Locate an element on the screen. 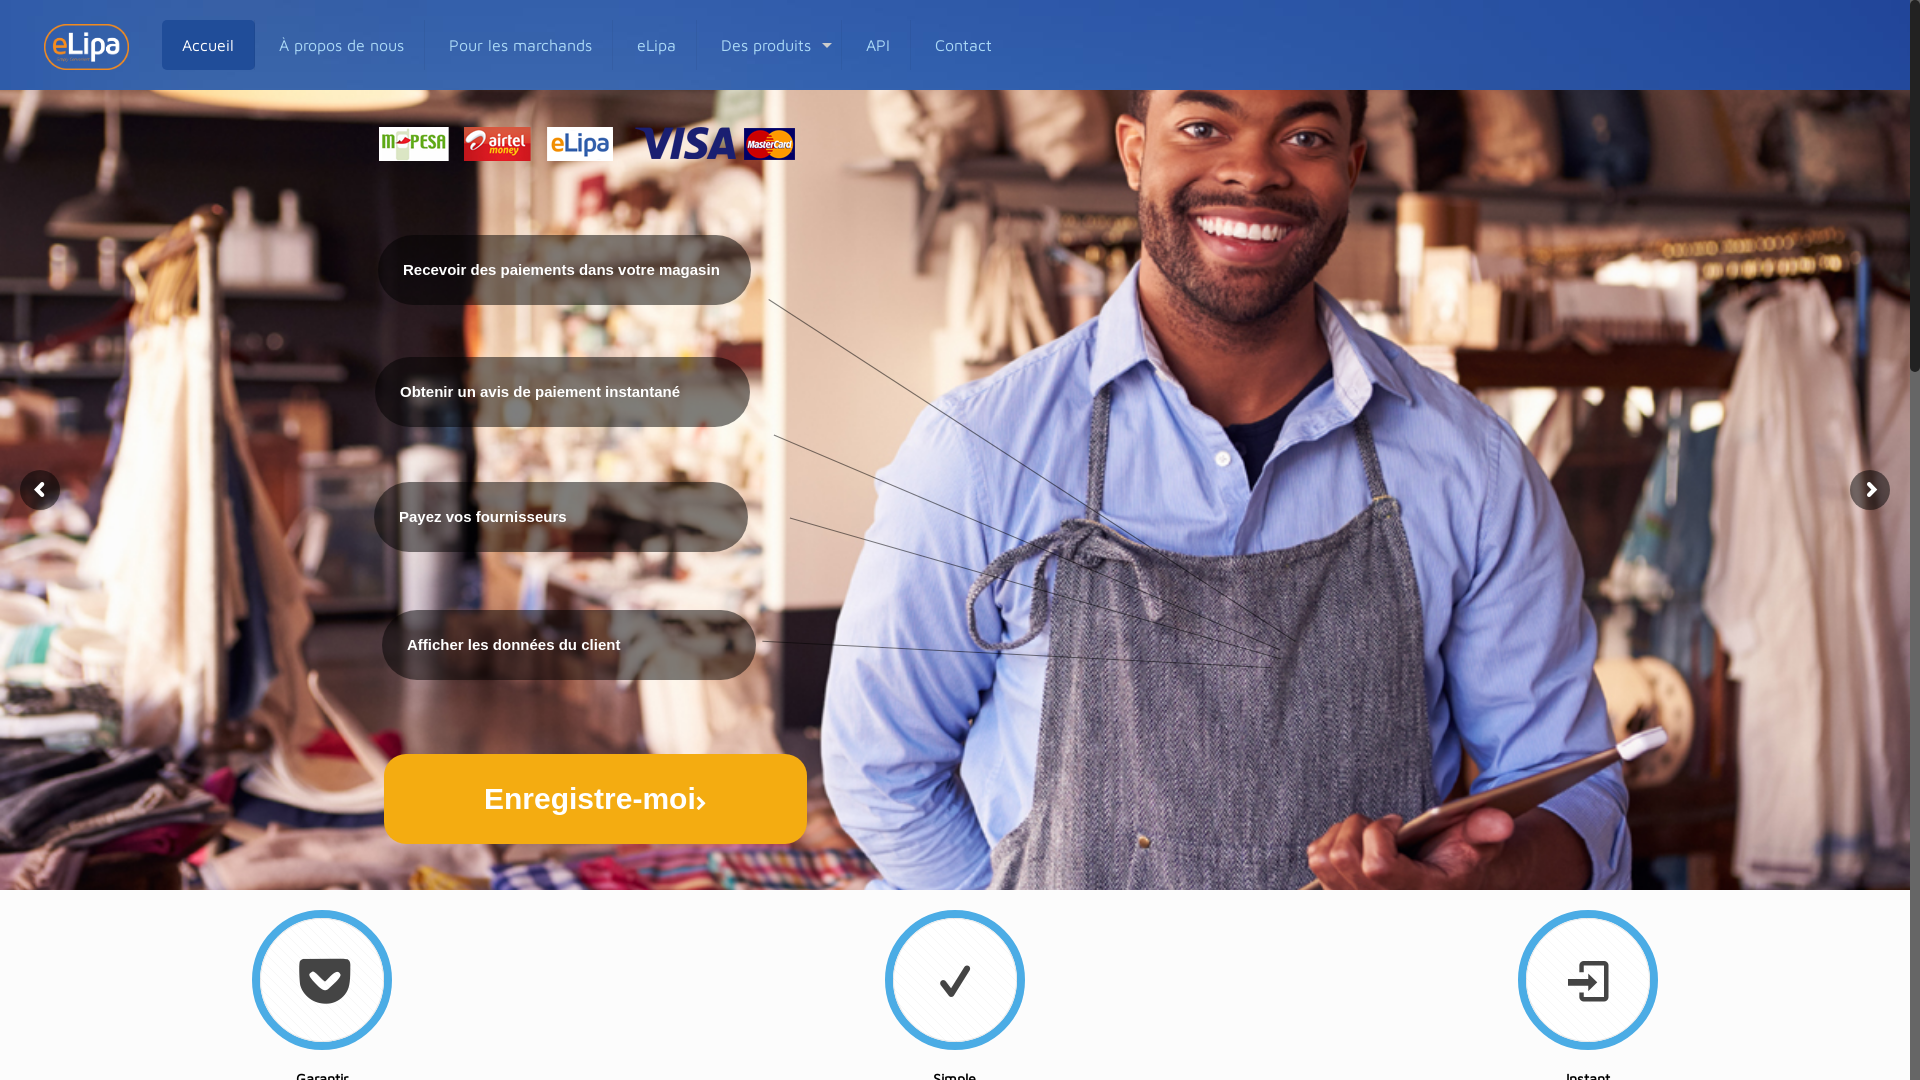  'API' is located at coordinates (878, 45).